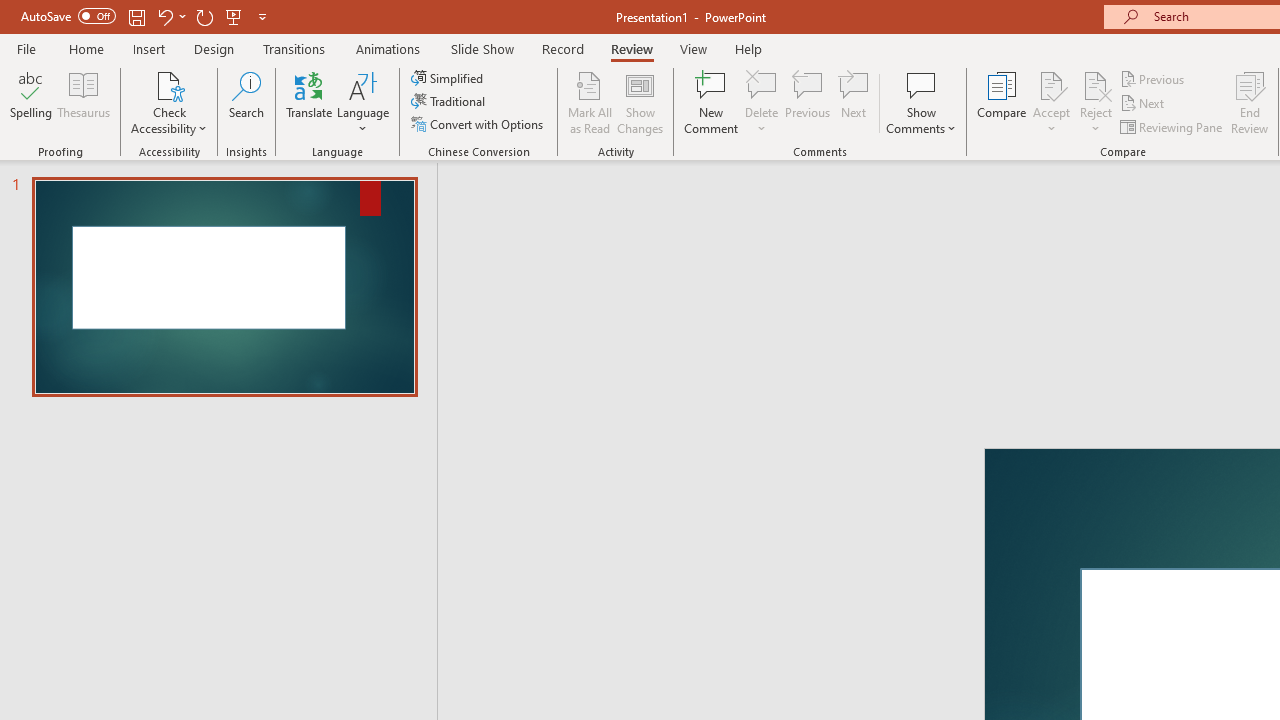  Describe the element at coordinates (26, 47) in the screenshot. I see `'File Tab'` at that location.